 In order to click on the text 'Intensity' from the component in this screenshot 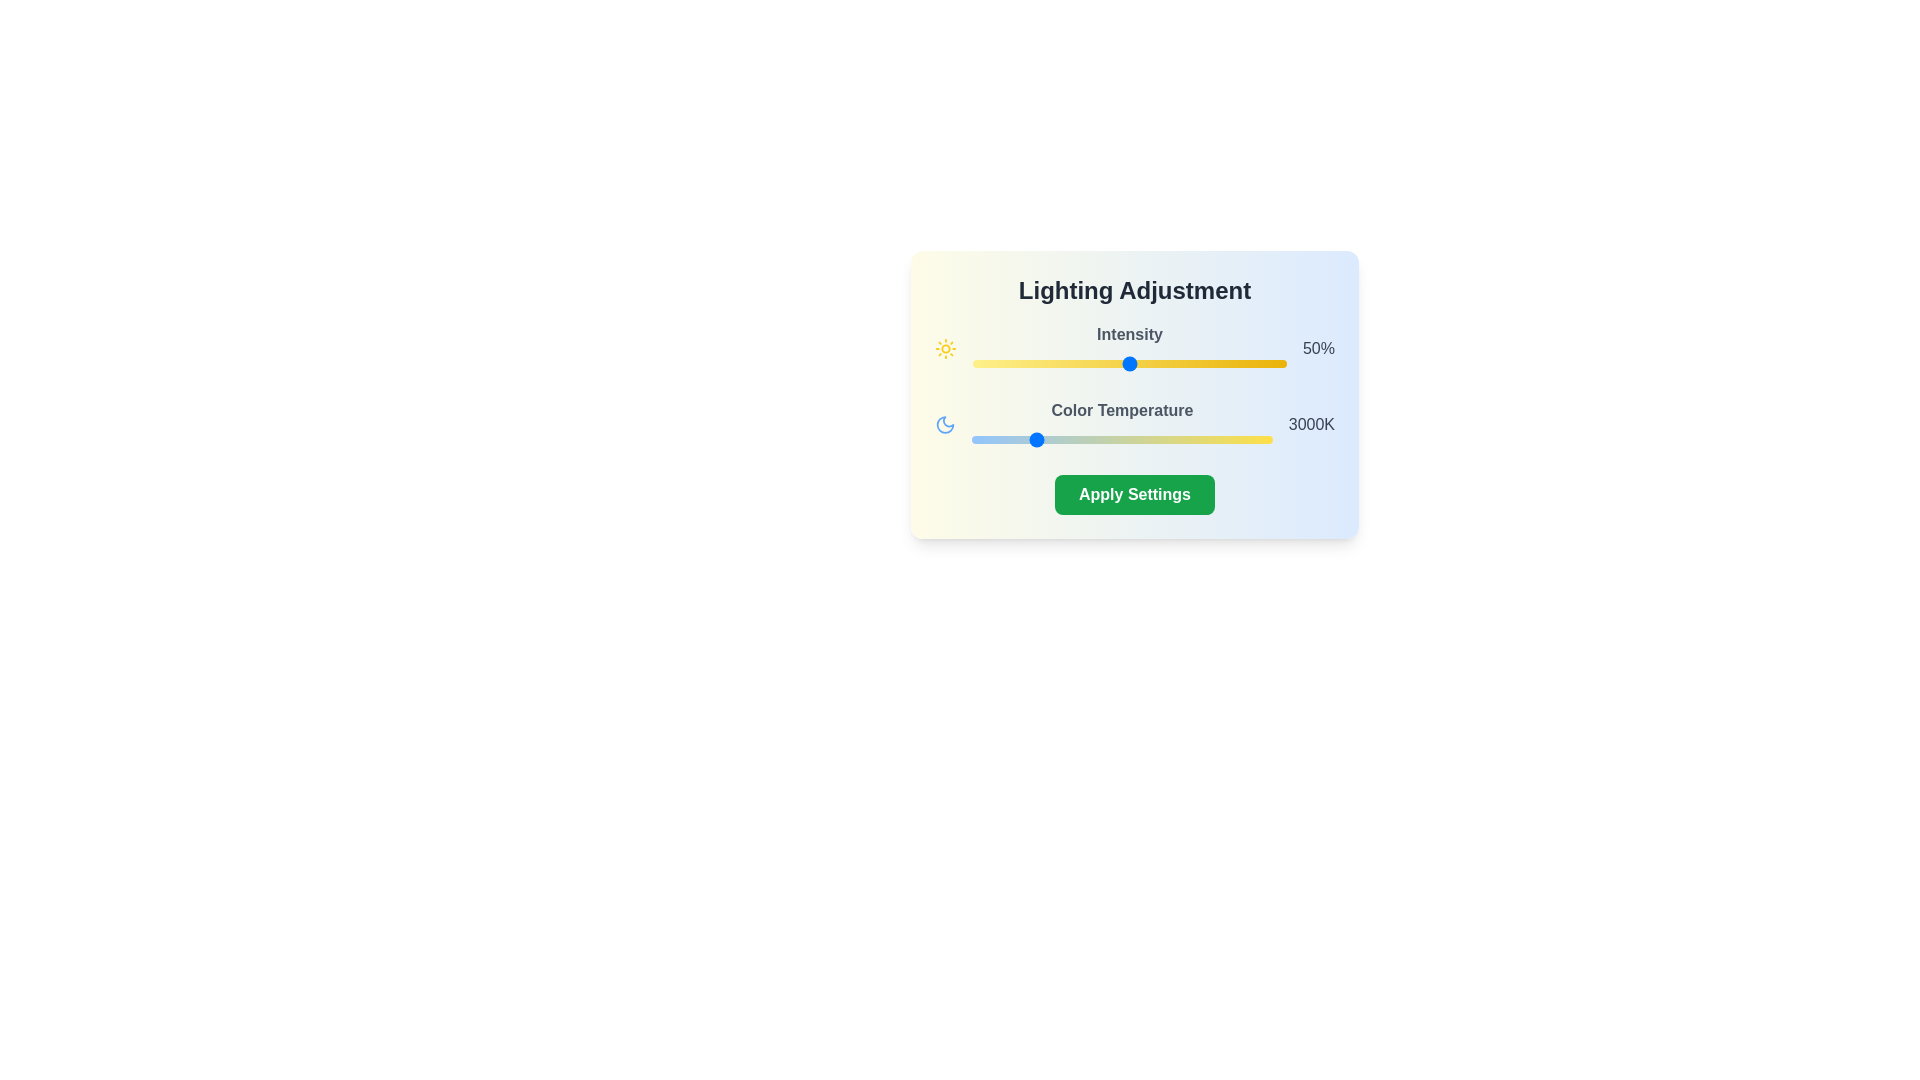, I will do `click(1128, 334)`.